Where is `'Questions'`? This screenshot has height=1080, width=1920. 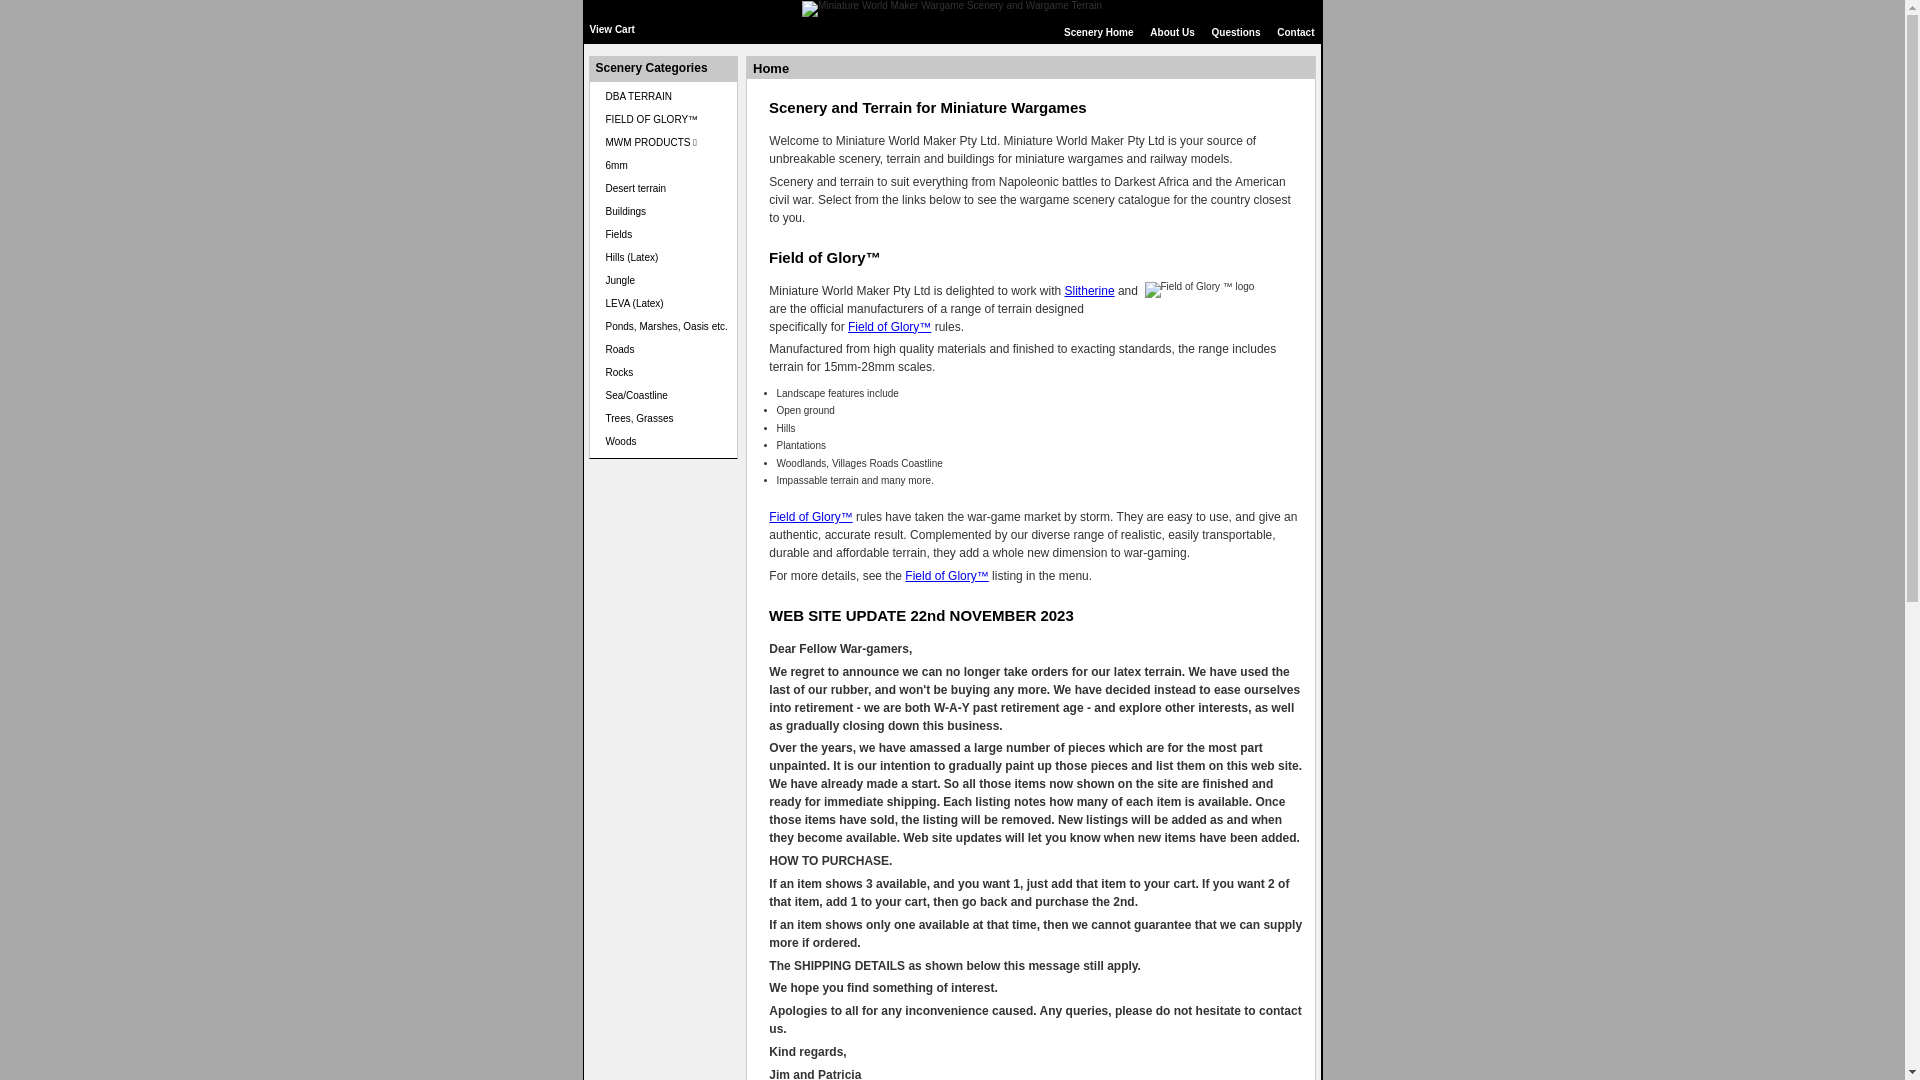 'Questions' is located at coordinates (1235, 32).